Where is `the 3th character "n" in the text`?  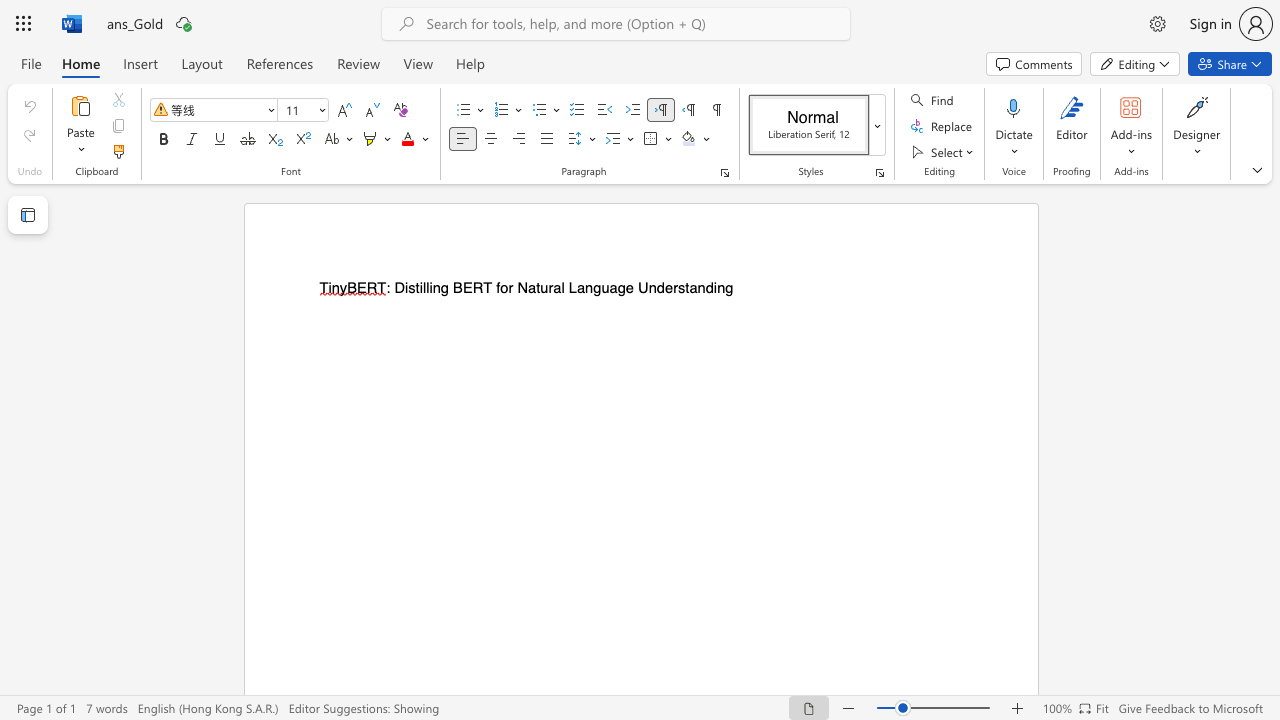
the 3th character "n" in the text is located at coordinates (652, 288).